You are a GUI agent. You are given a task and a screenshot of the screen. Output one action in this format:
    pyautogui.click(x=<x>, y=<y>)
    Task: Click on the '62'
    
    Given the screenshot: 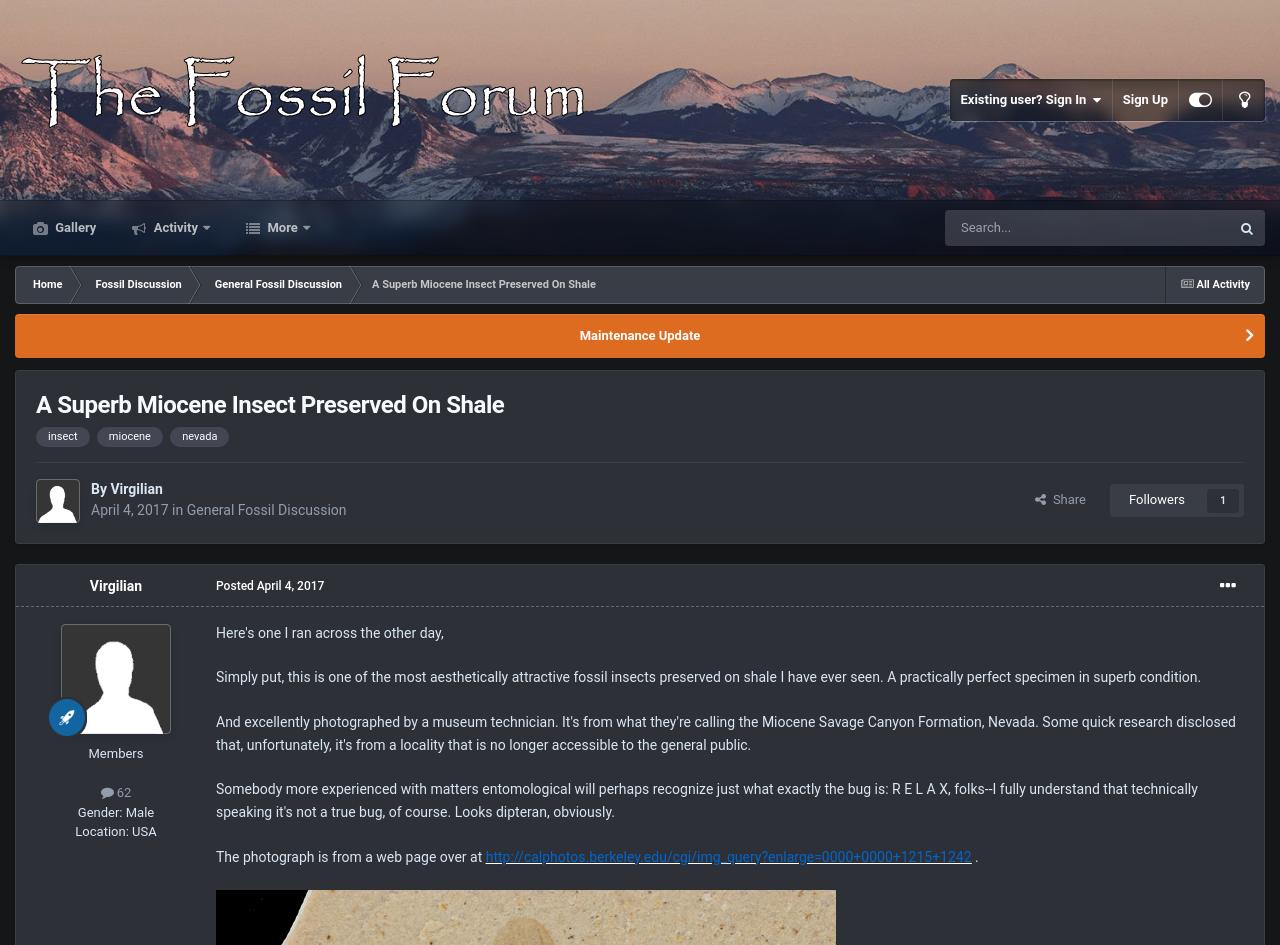 What is the action you would take?
    pyautogui.click(x=120, y=791)
    